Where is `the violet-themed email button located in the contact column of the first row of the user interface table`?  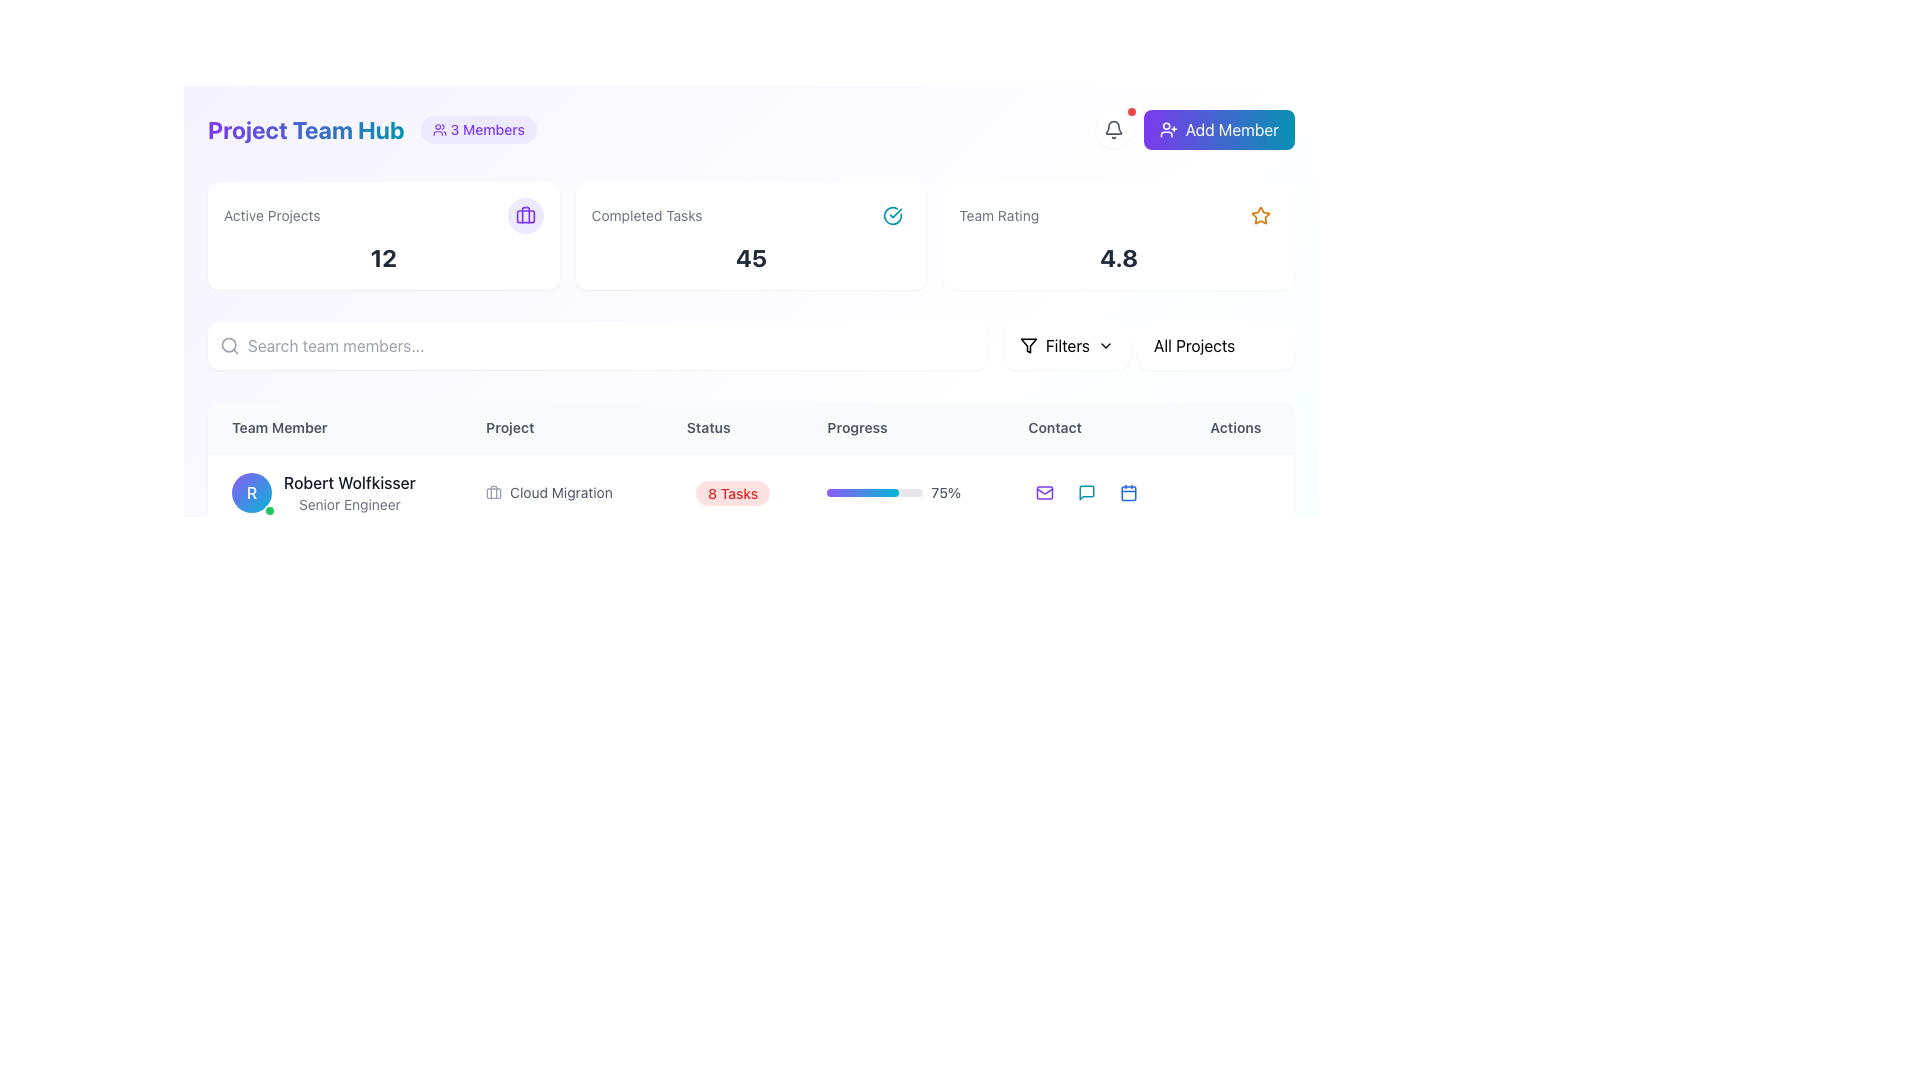
the violet-themed email button located in the contact column of the first row of the user interface table is located at coordinates (1044, 493).